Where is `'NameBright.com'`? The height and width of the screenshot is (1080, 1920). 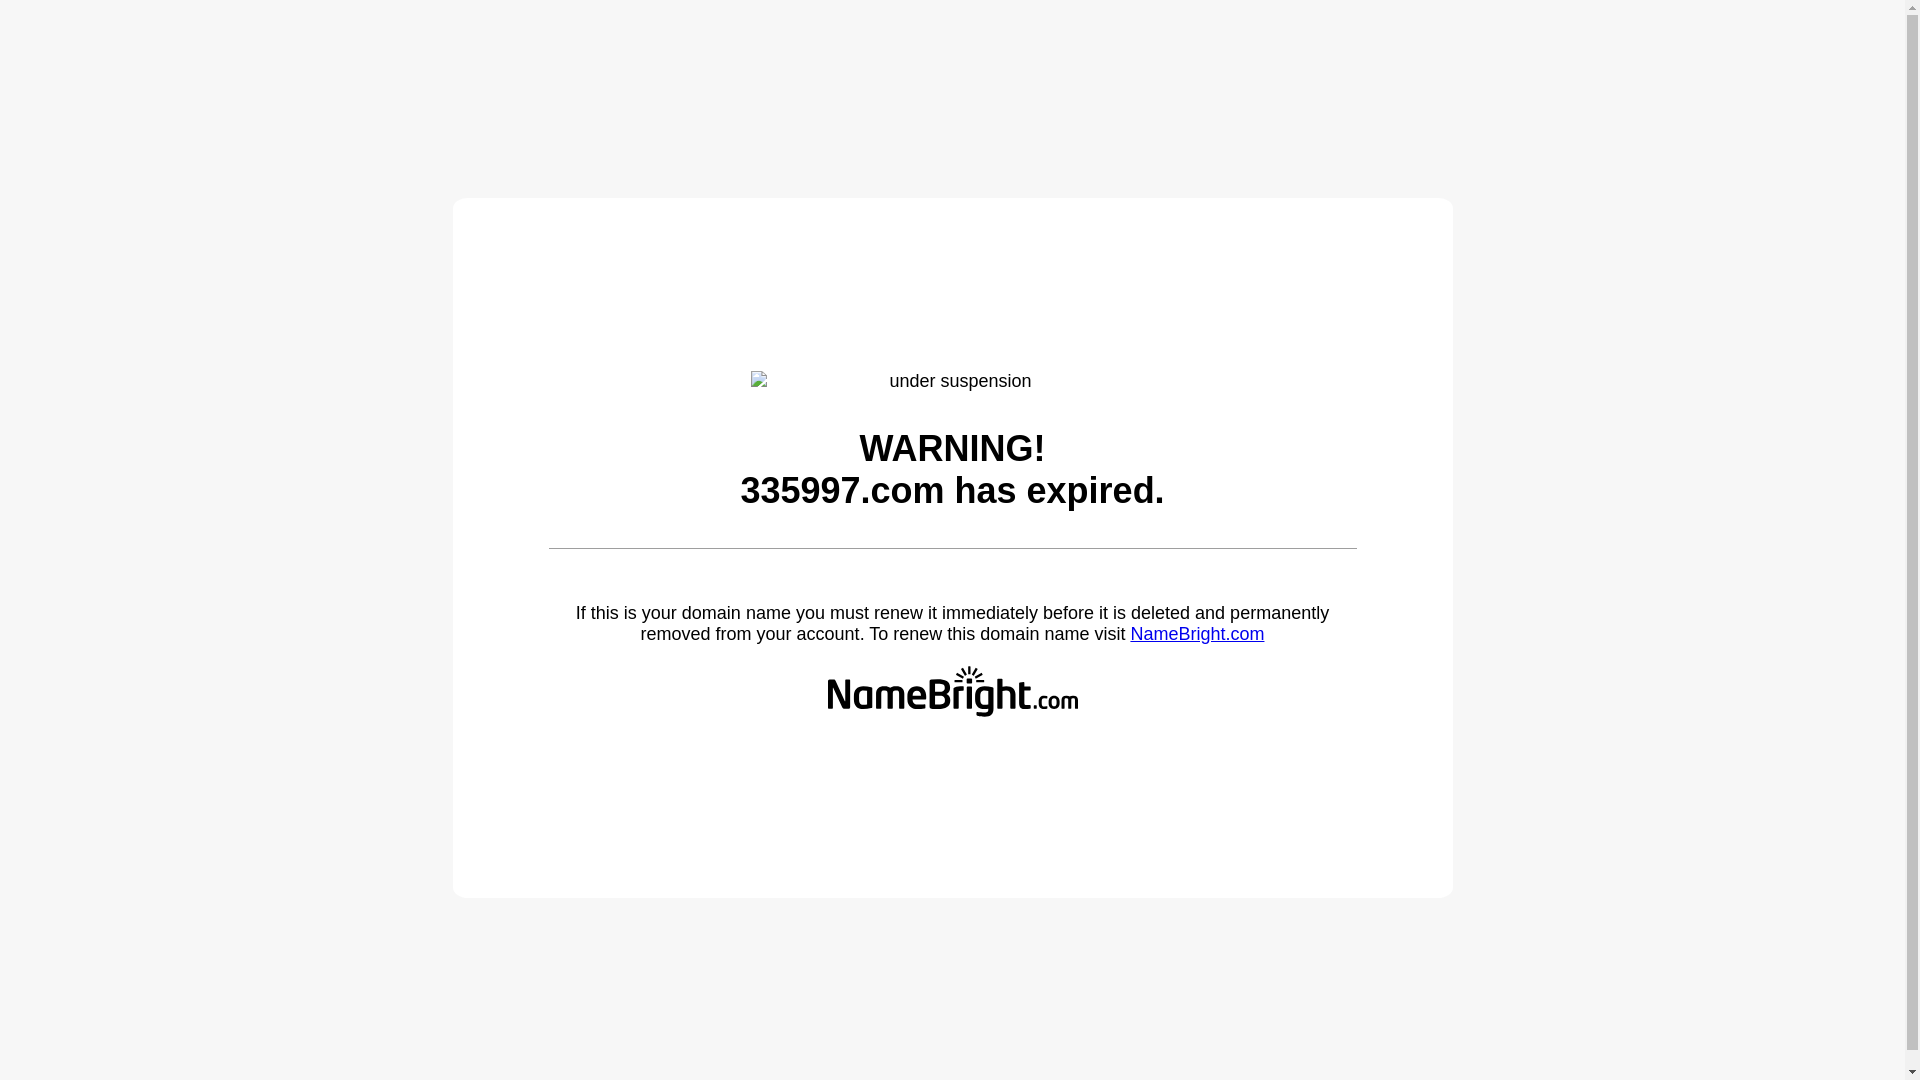
'NameBright.com' is located at coordinates (1196, 633).